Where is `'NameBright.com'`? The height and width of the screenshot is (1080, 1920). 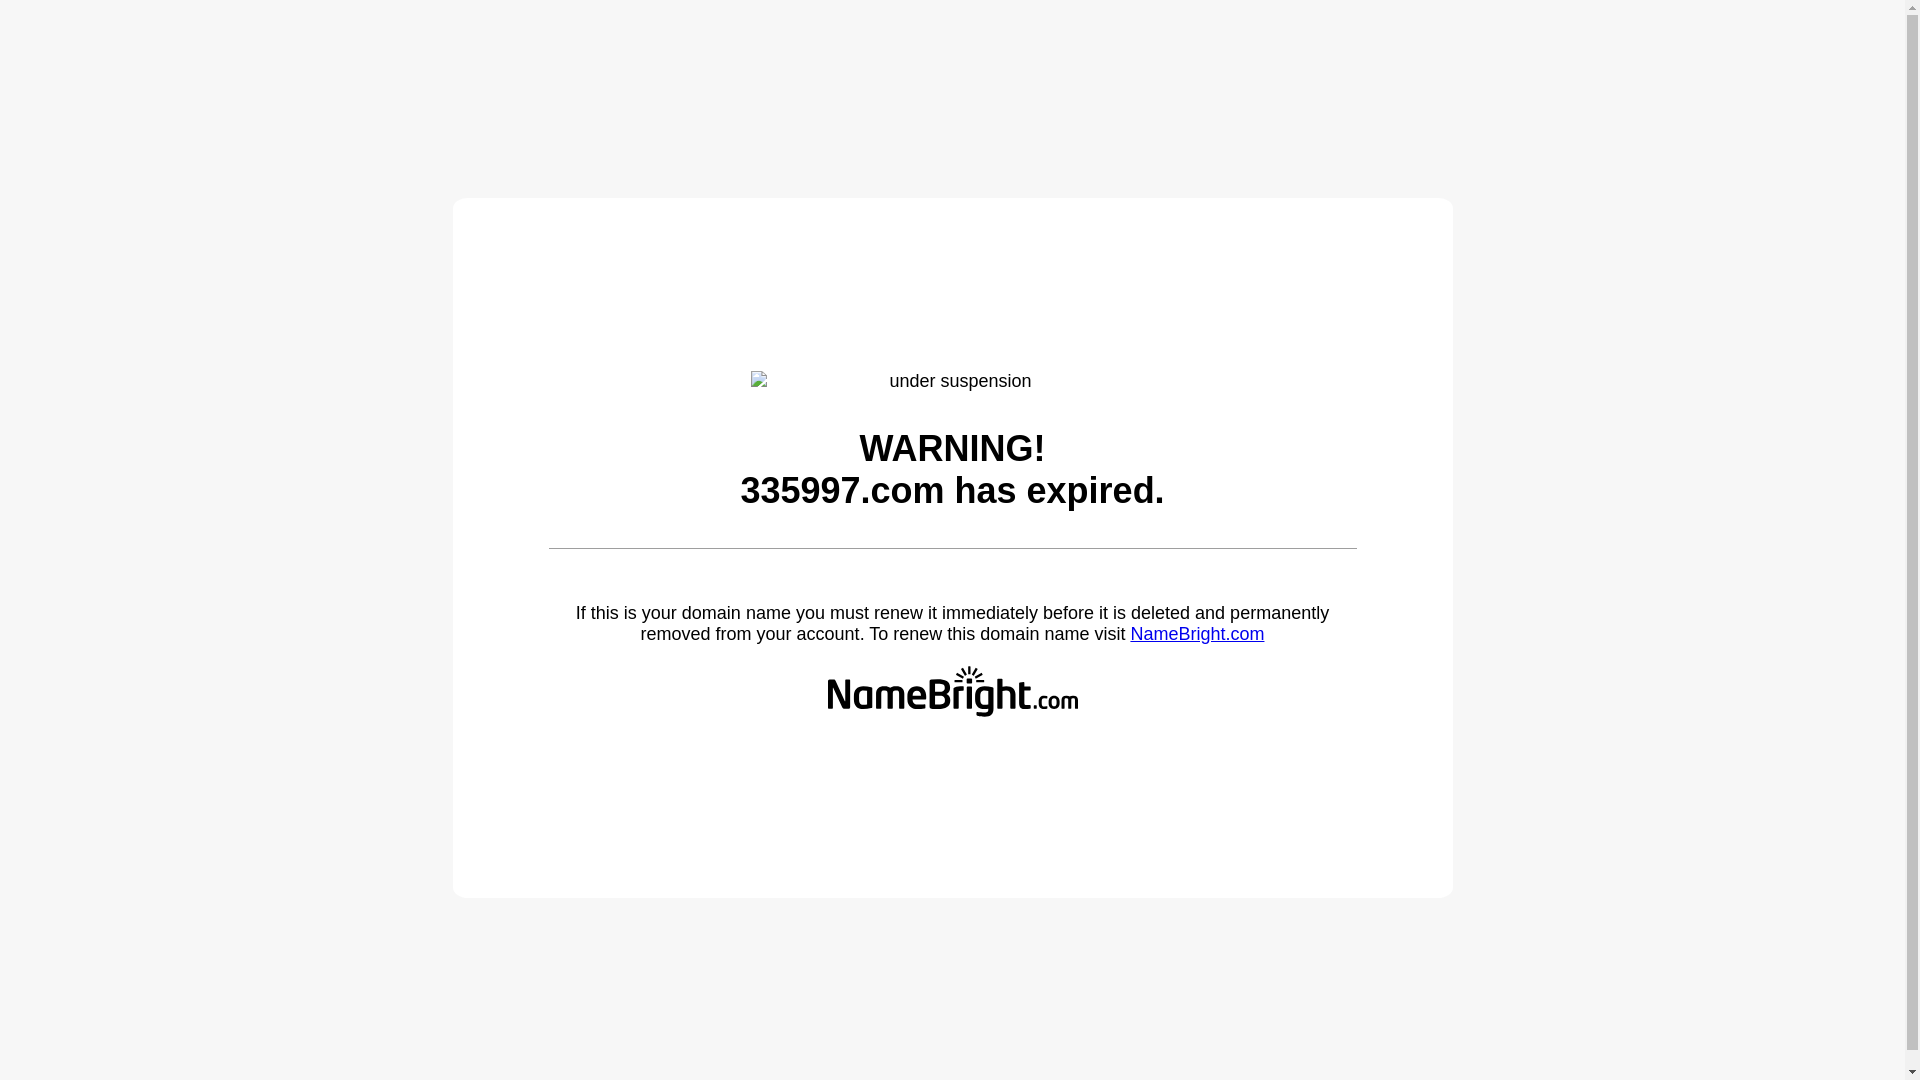
'NameBright.com' is located at coordinates (1196, 633).